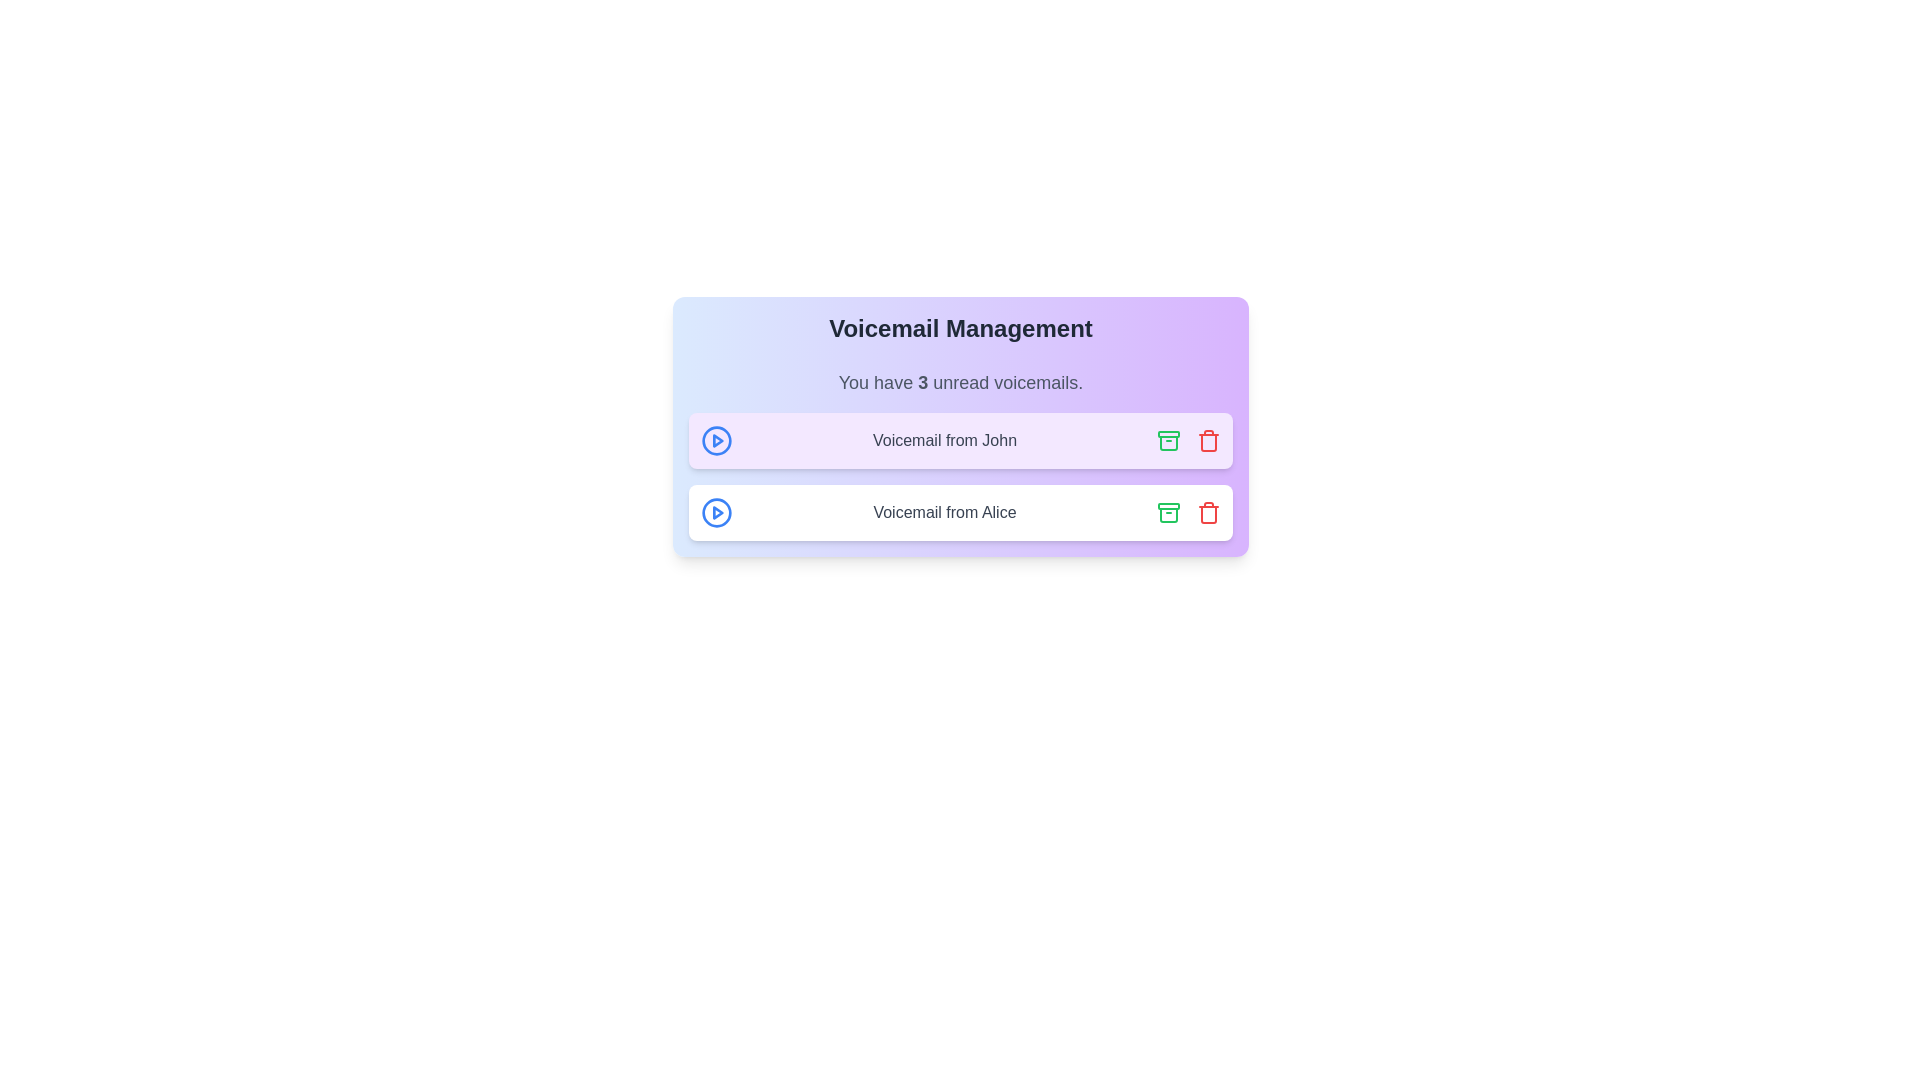 The image size is (1920, 1080). Describe the element at coordinates (716, 439) in the screenshot. I see `the blue SVG circle component that serves as the outer boundary of the 'play' button, located in the first voicemail row next to 'Voicemail from John'` at that location.